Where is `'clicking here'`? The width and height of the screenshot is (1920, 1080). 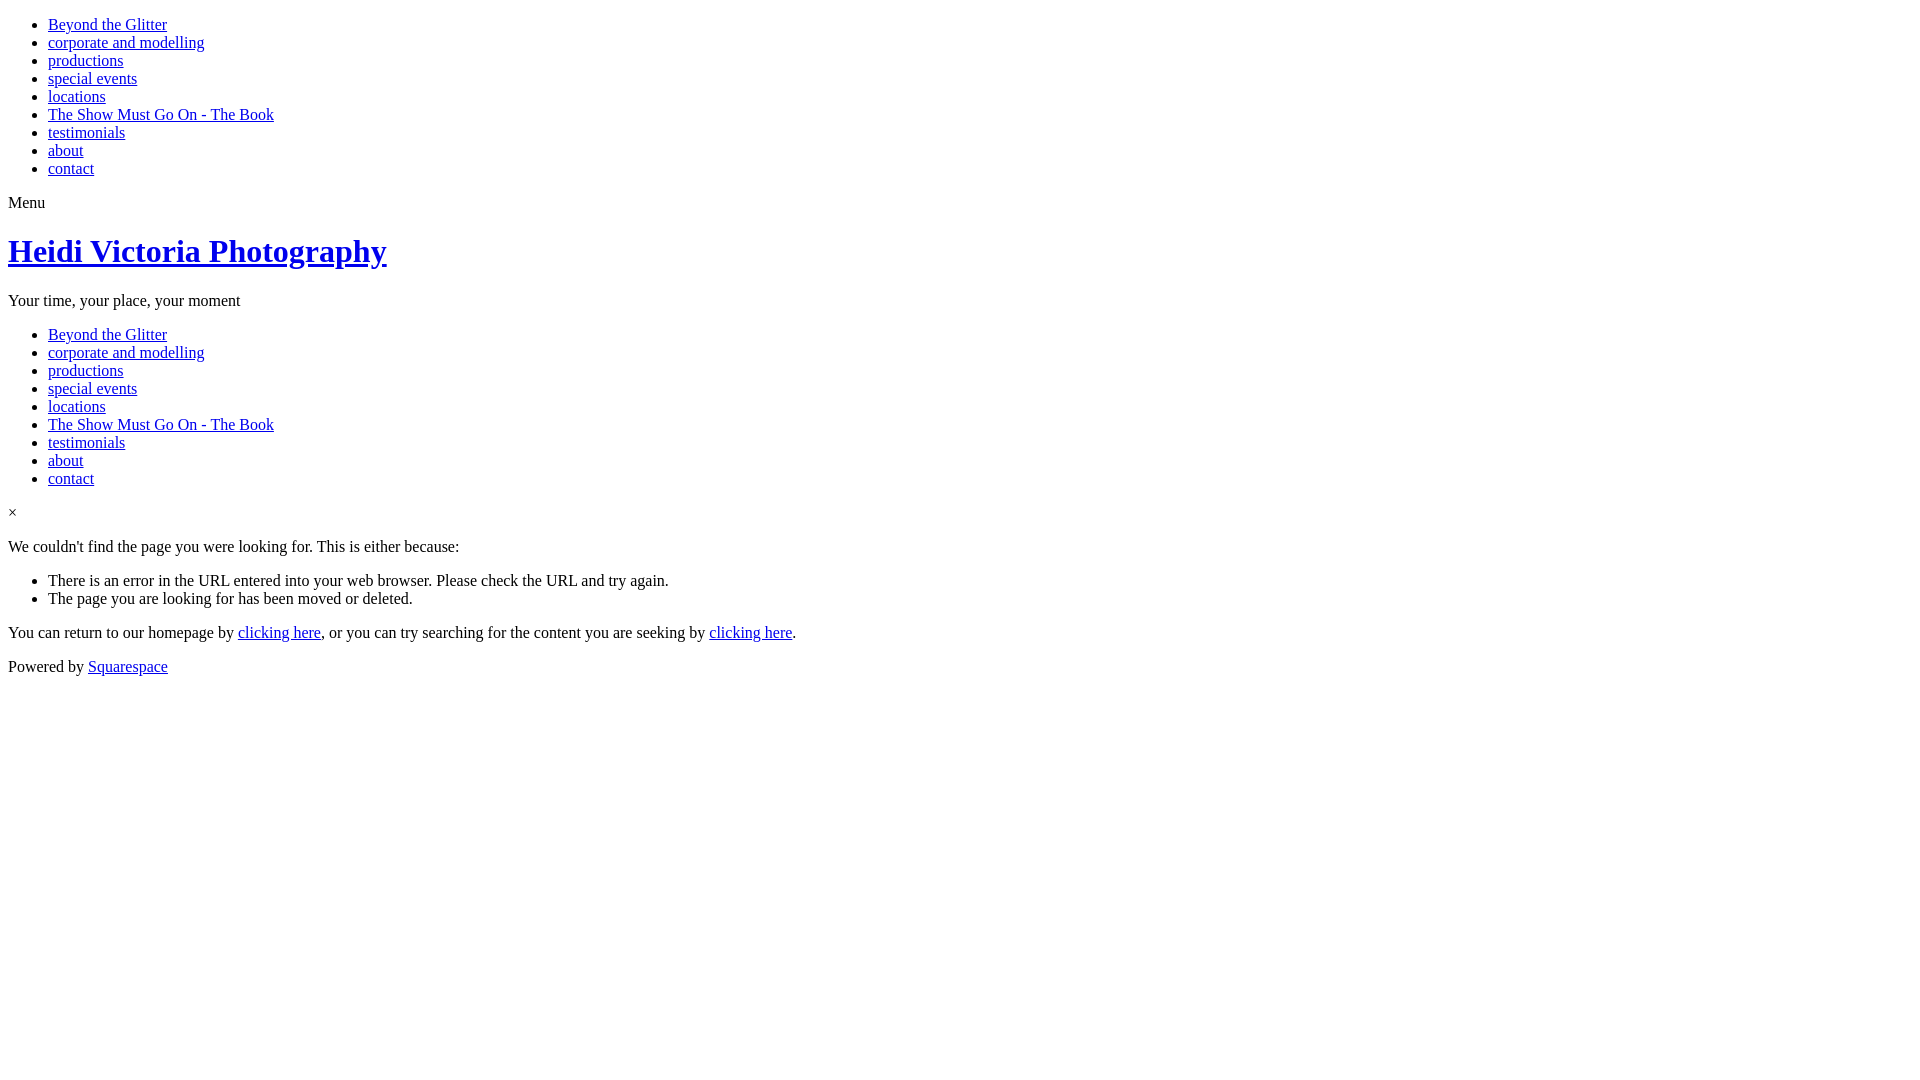
'clicking here' is located at coordinates (749, 632).